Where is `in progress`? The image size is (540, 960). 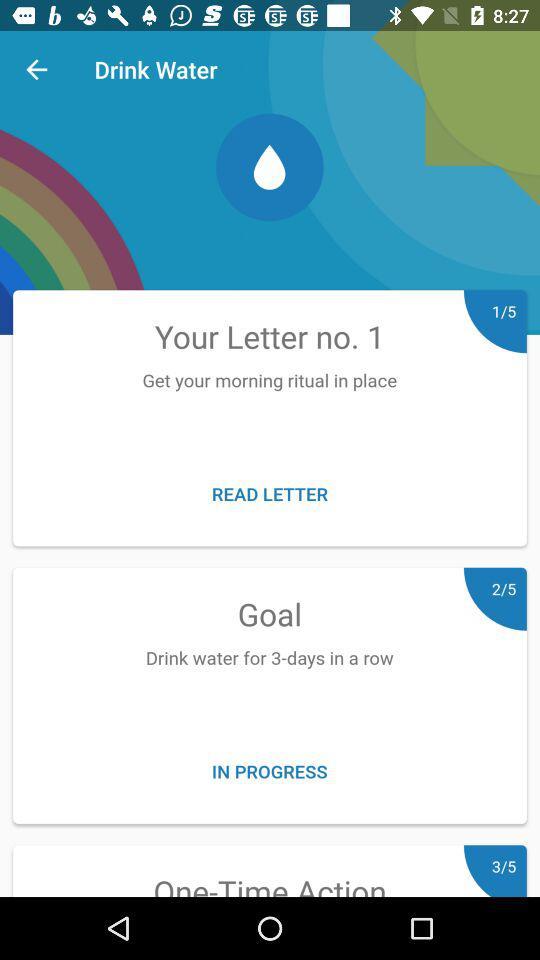
in progress is located at coordinates (269, 770).